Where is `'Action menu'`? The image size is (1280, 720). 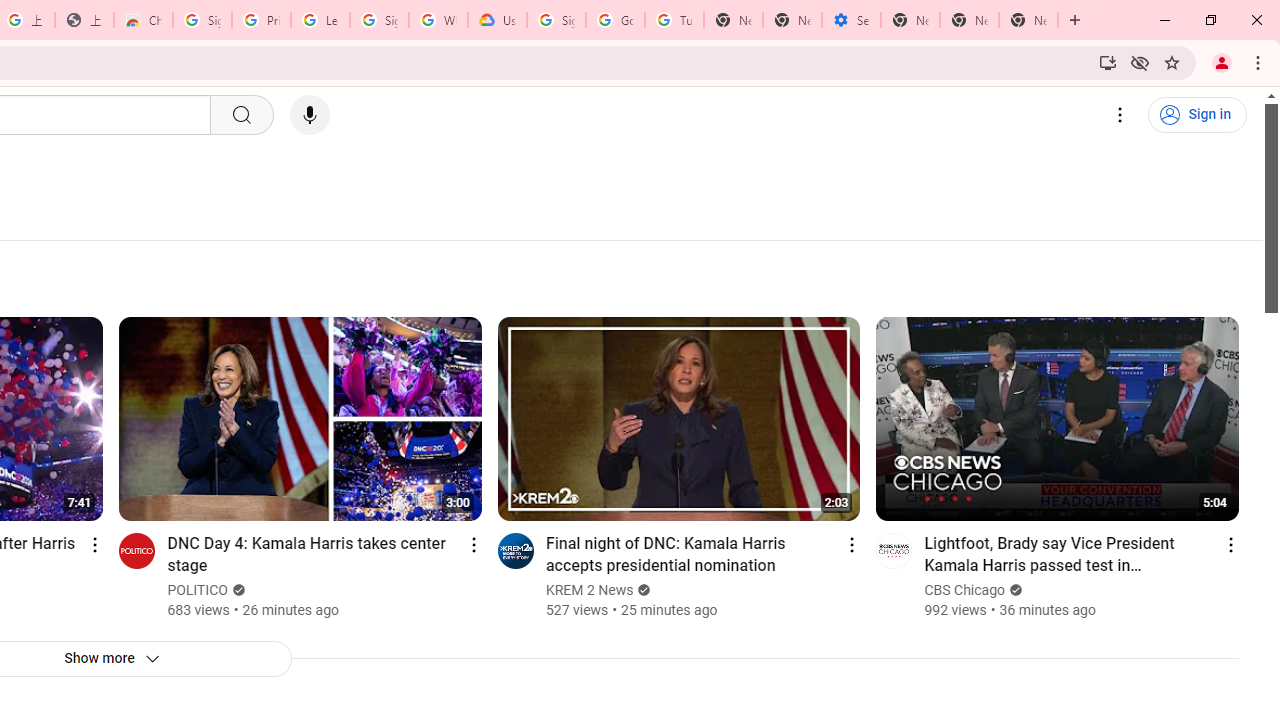 'Action menu' is located at coordinates (1229, 544).